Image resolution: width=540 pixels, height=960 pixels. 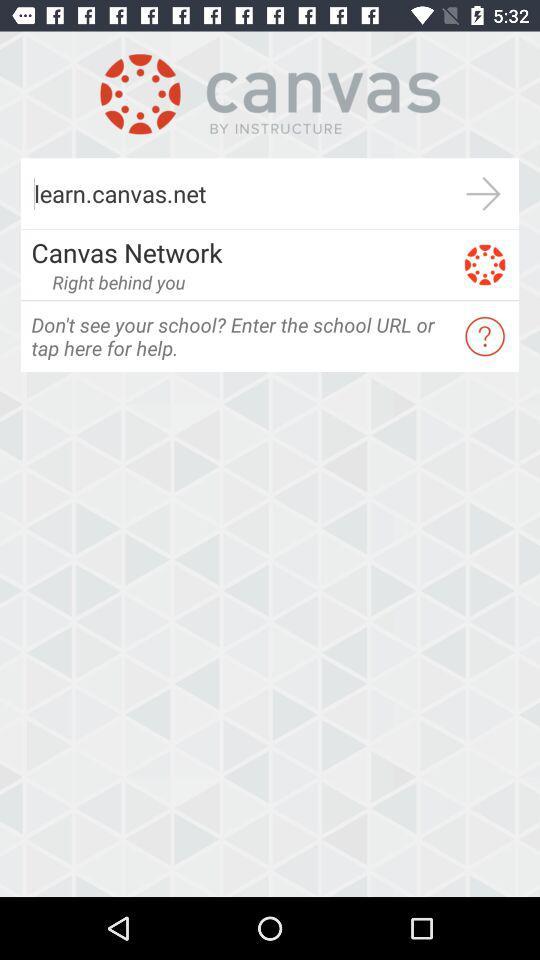 I want to click on item below the canvas network icon, so click(x=118, y=281).